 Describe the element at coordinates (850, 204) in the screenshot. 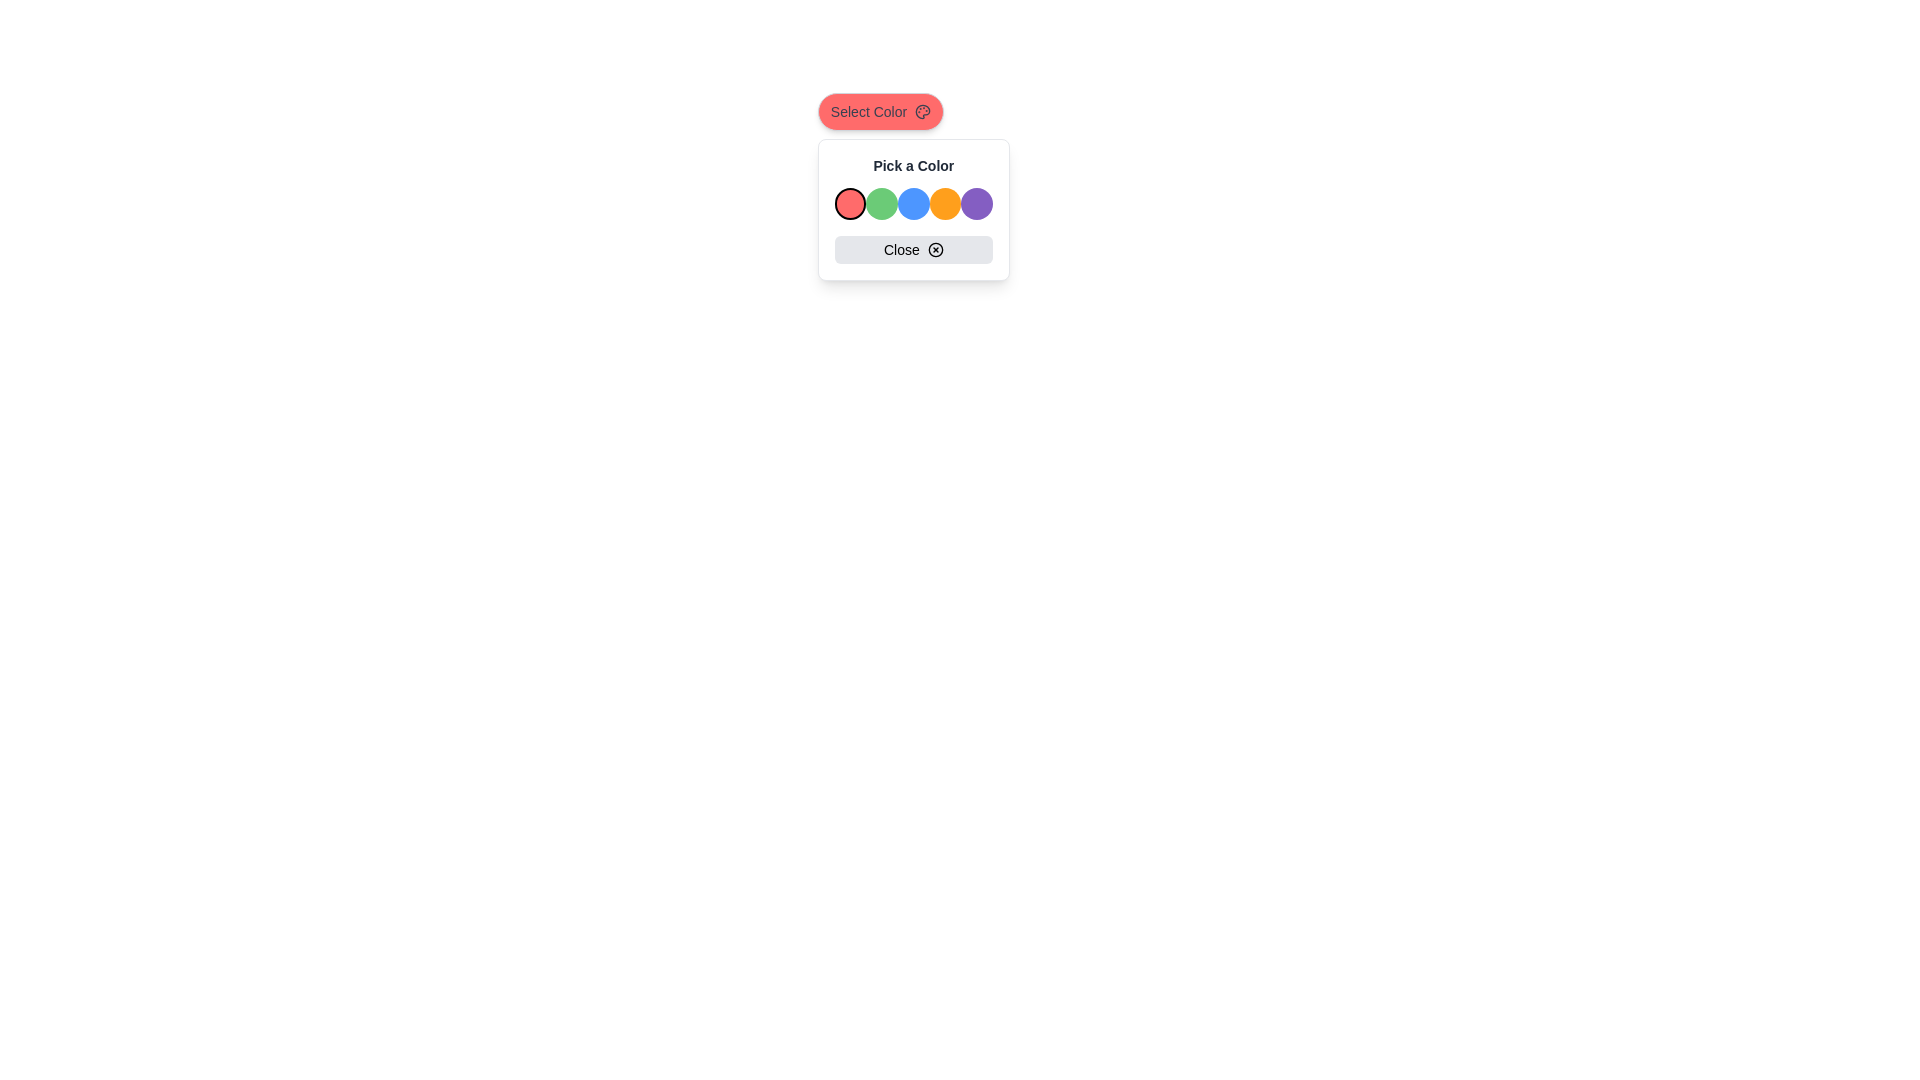

I see `the leftmost red color selection button` at that location.